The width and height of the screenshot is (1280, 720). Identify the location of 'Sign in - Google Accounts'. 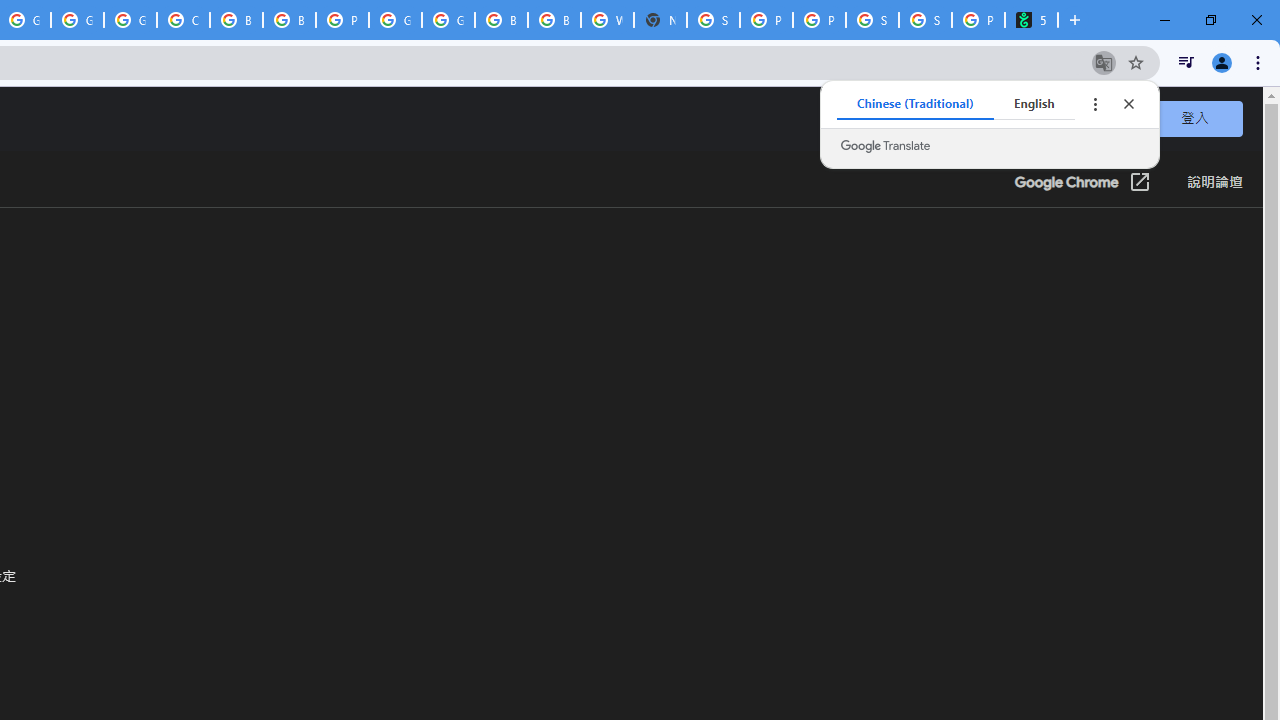
(713, 20).